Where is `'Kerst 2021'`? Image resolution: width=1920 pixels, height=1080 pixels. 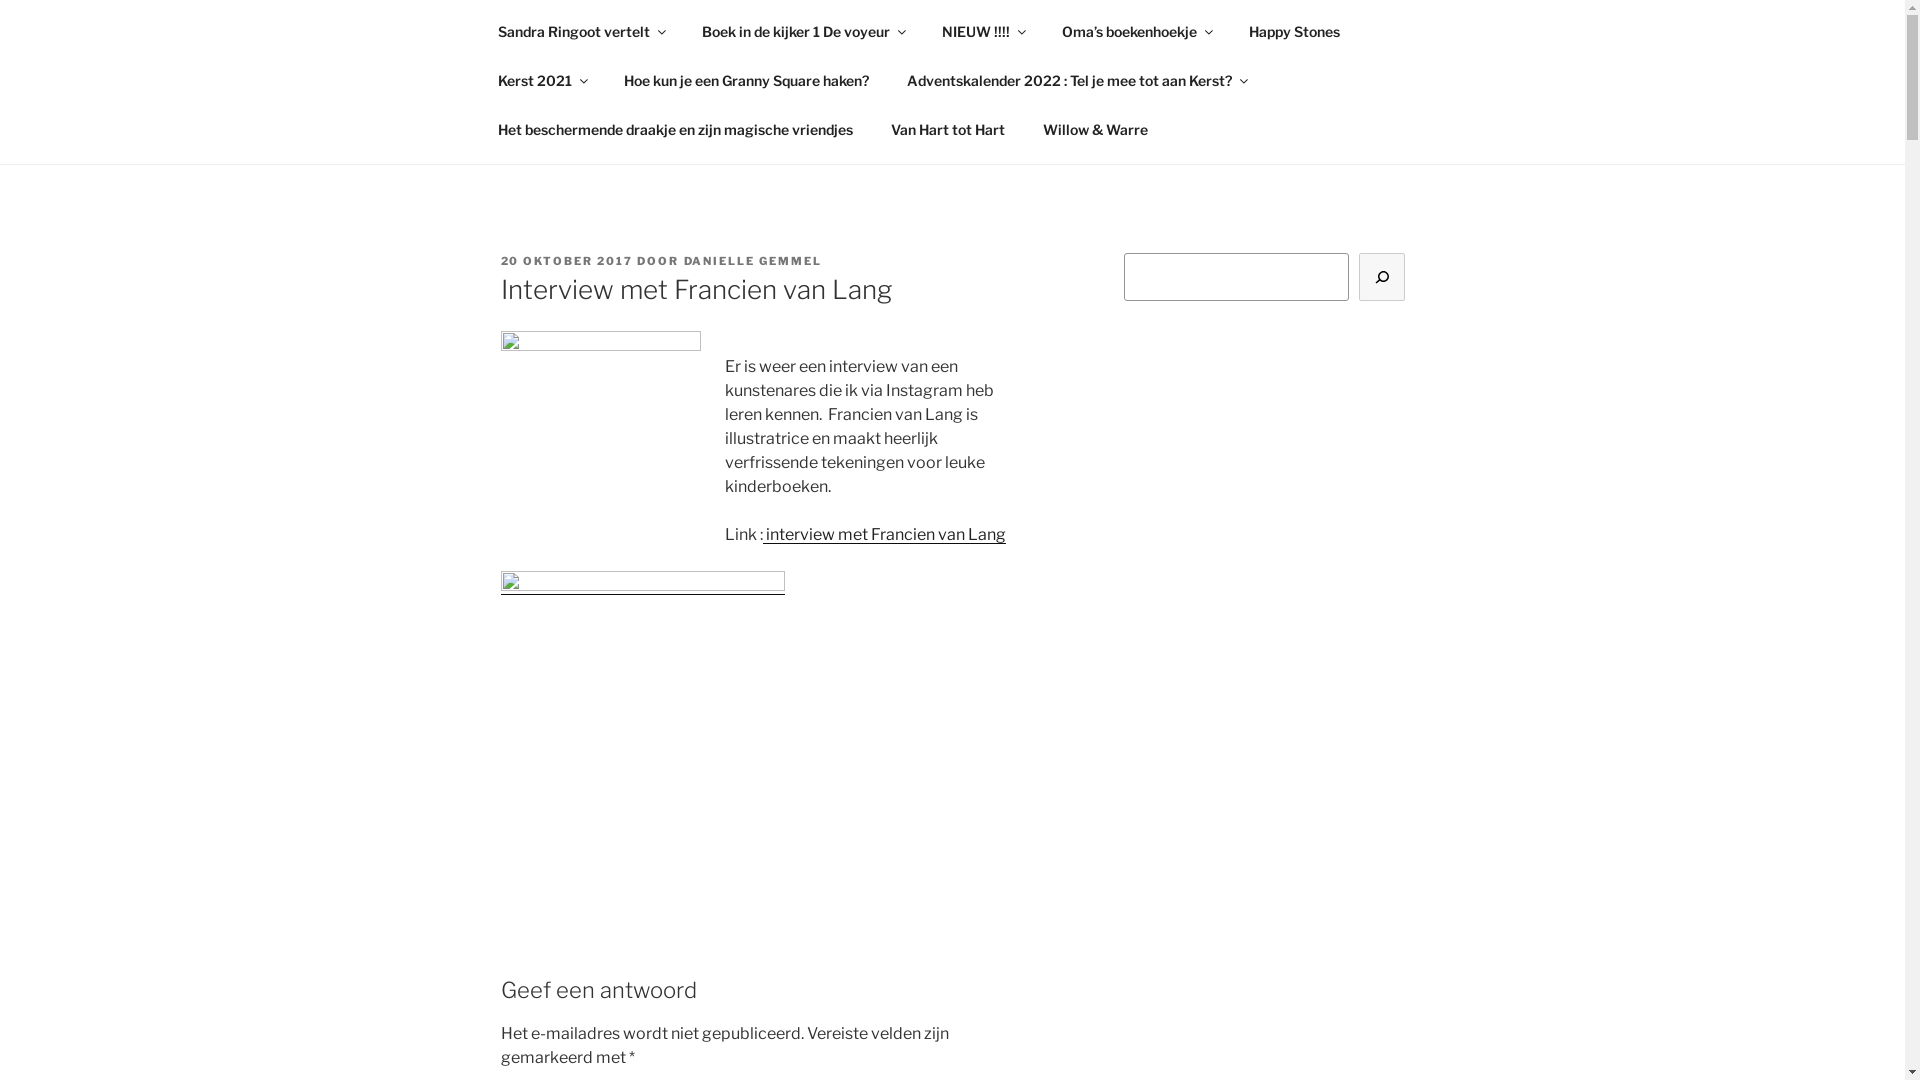
'Kerst 2021' is located at coordinates (480, 79).